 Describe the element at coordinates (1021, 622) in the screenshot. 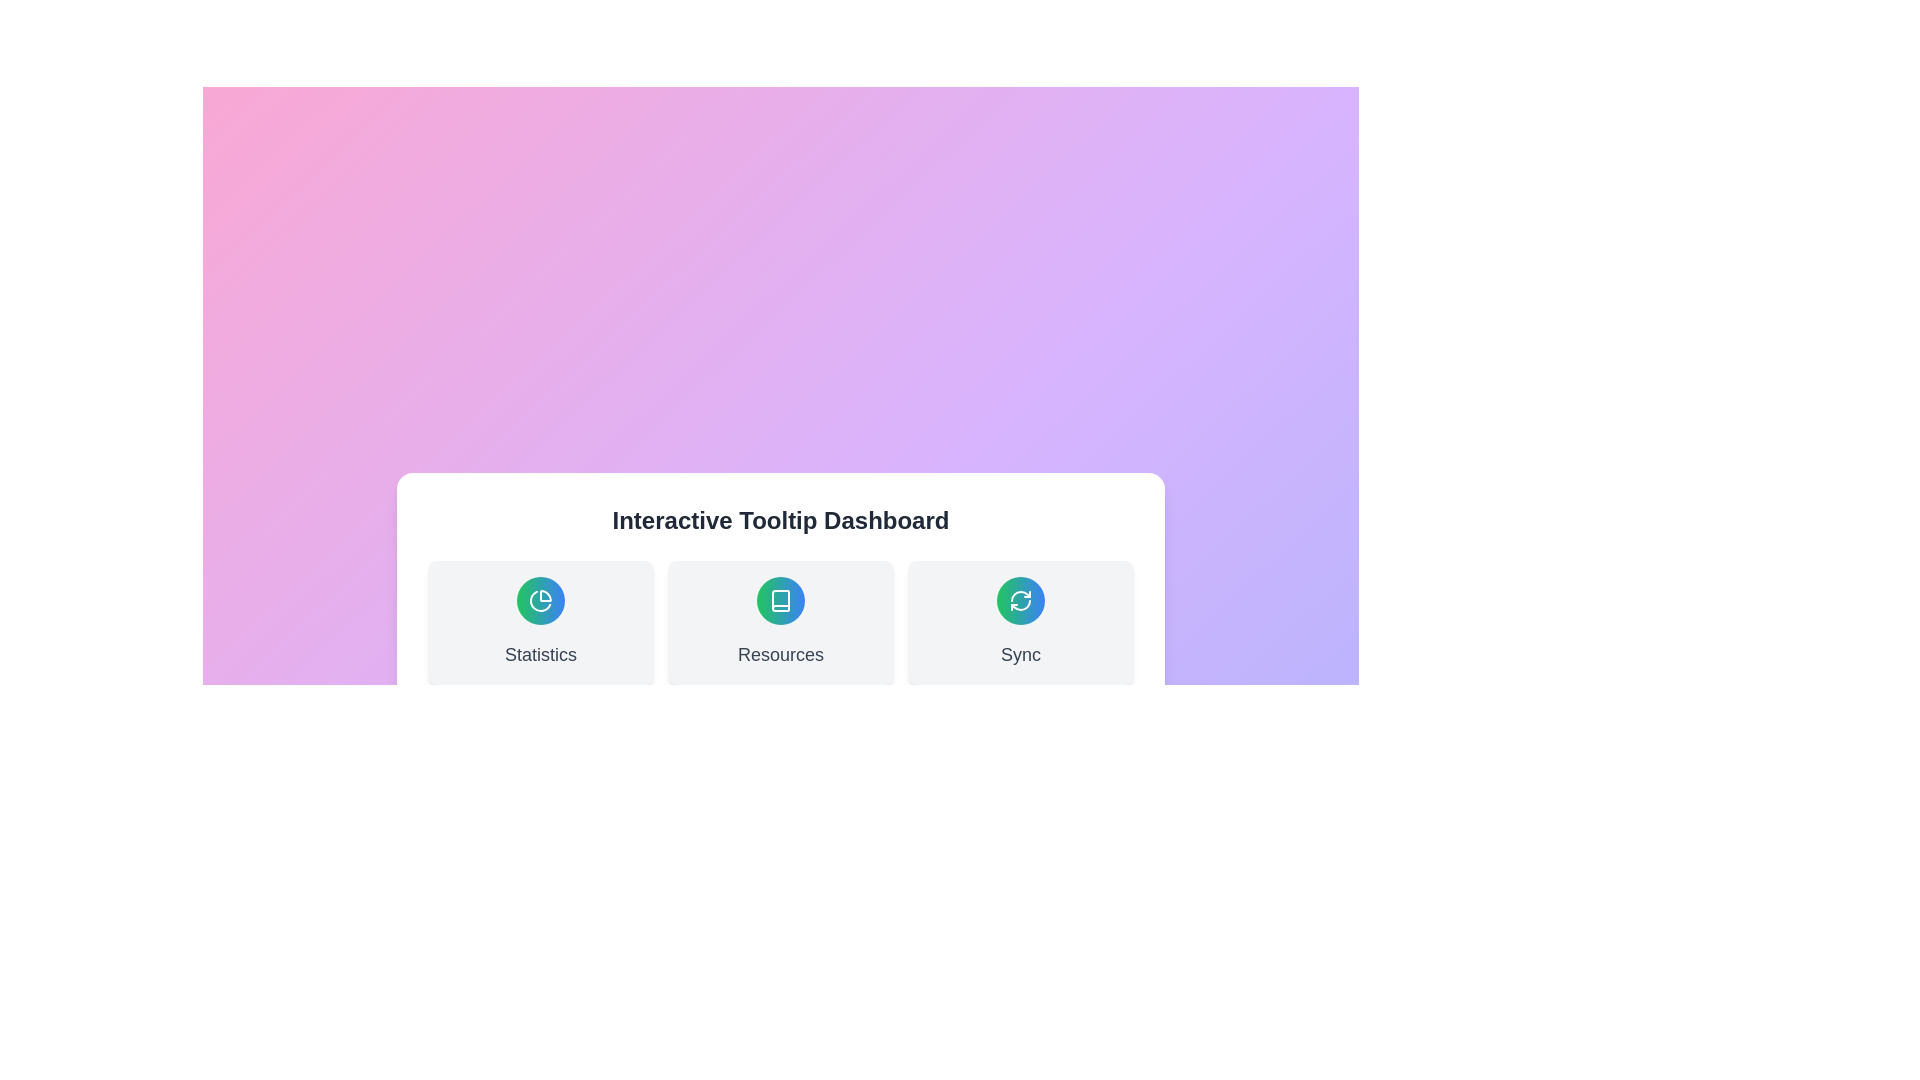

I see `the informational card featuring a green to blue gradient icon and the text 'Sync' at the bottom center to initiate synchronization or navigate to synchronization details` at that location.